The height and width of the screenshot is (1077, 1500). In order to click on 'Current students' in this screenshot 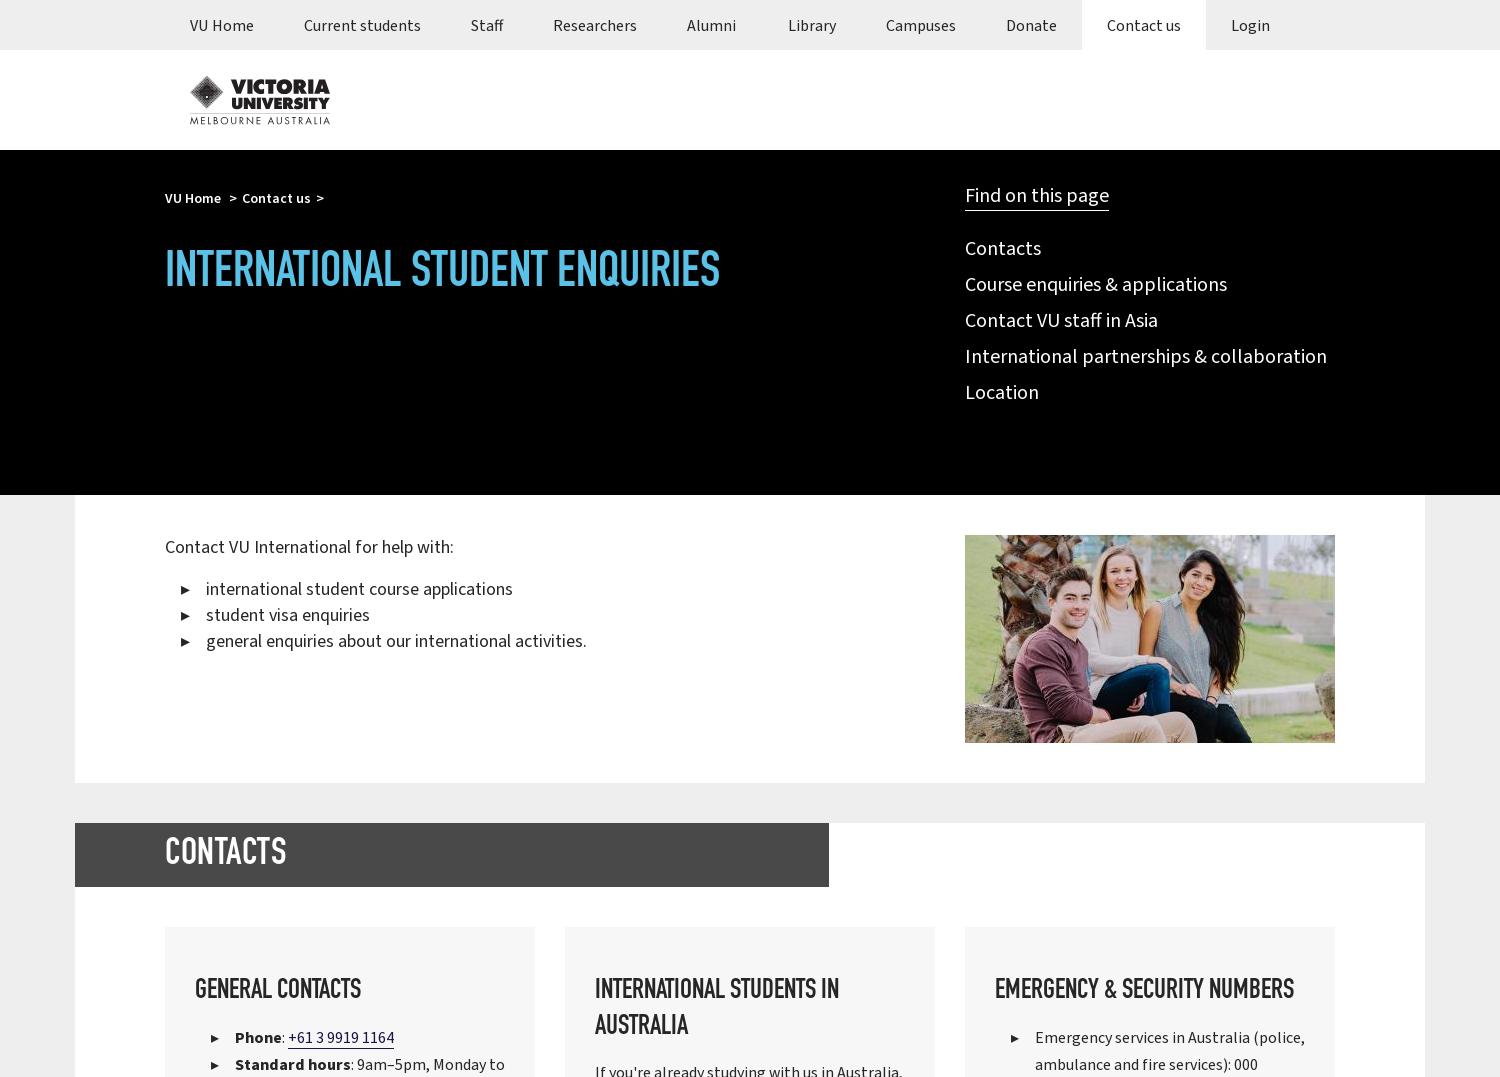, I will do `click(361, 24)`.